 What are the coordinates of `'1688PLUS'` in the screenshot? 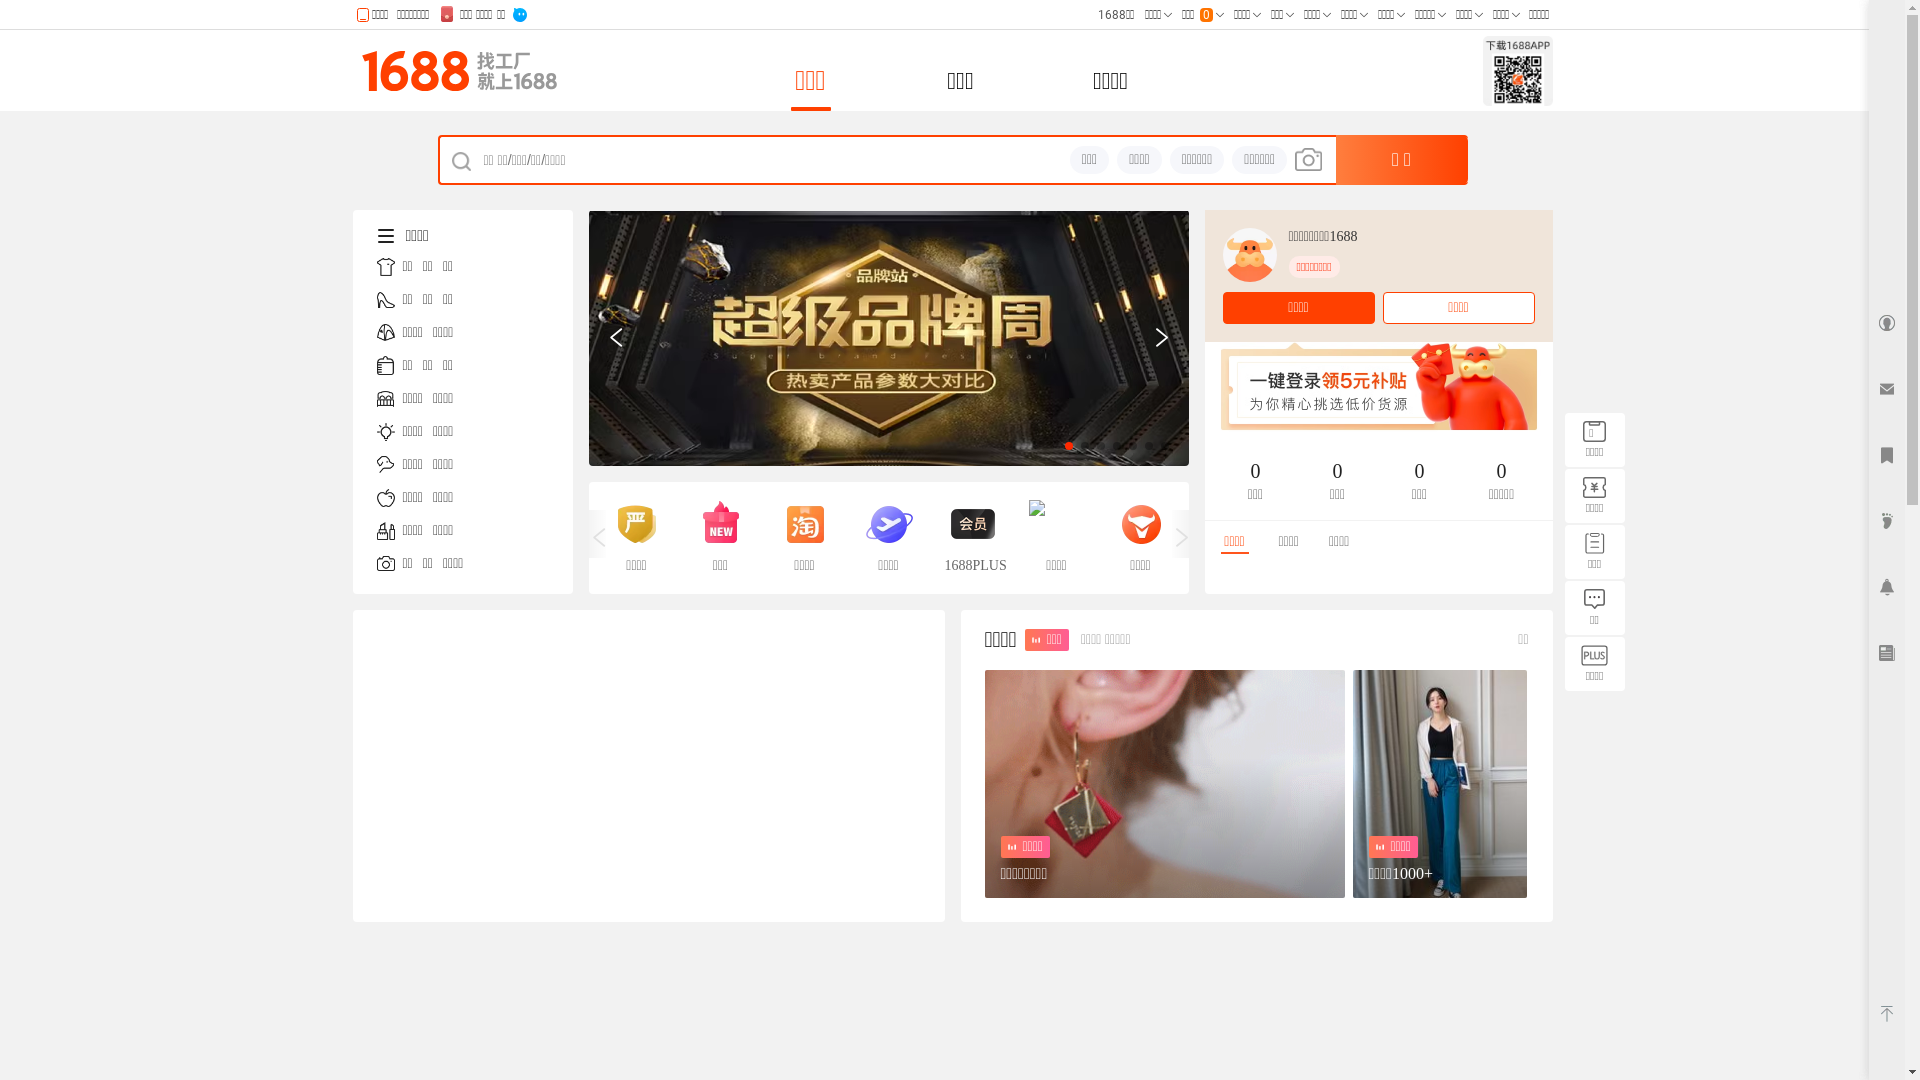 It's located at (971, 536).